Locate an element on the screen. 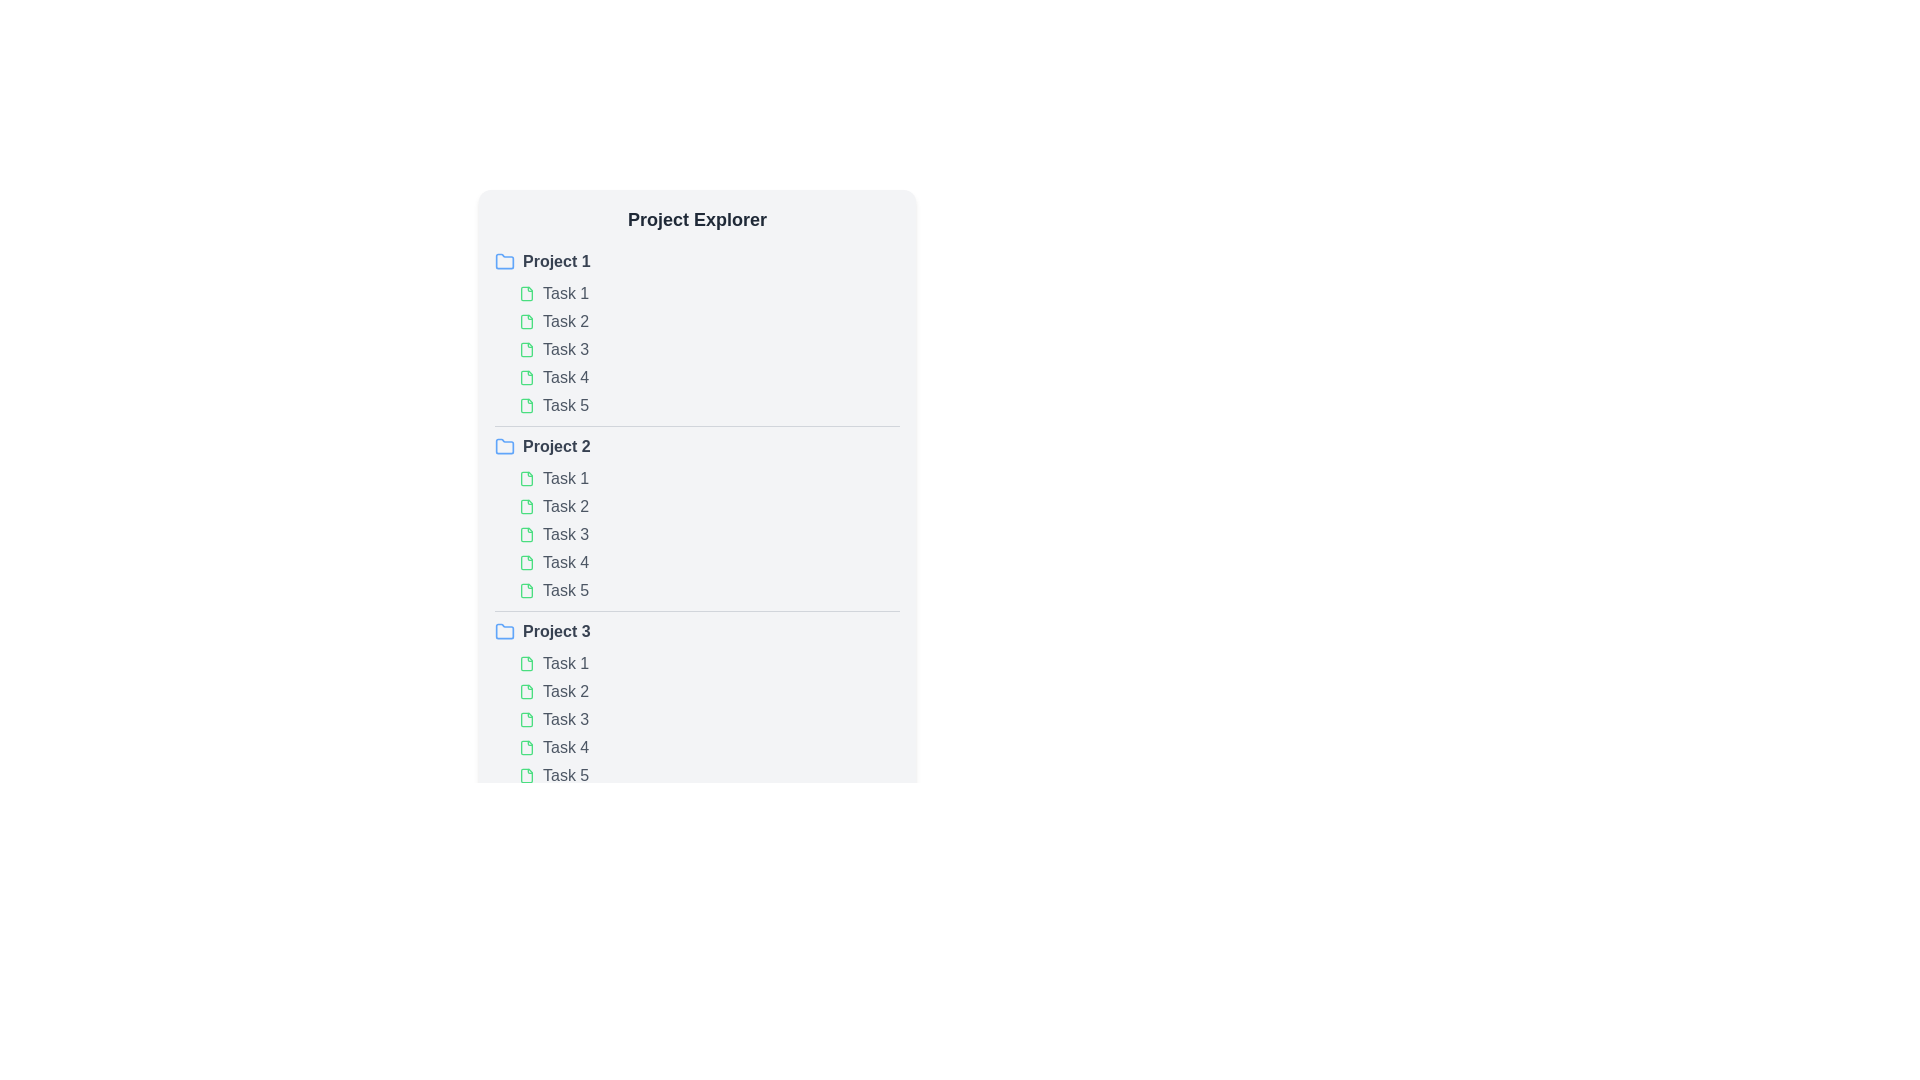 Image resolution: width=1920 pixels, height=1080 pixels. the document icon representing Task 5 under Project 3, located at the bottom of the task listing is located at coordinates (527, 774).